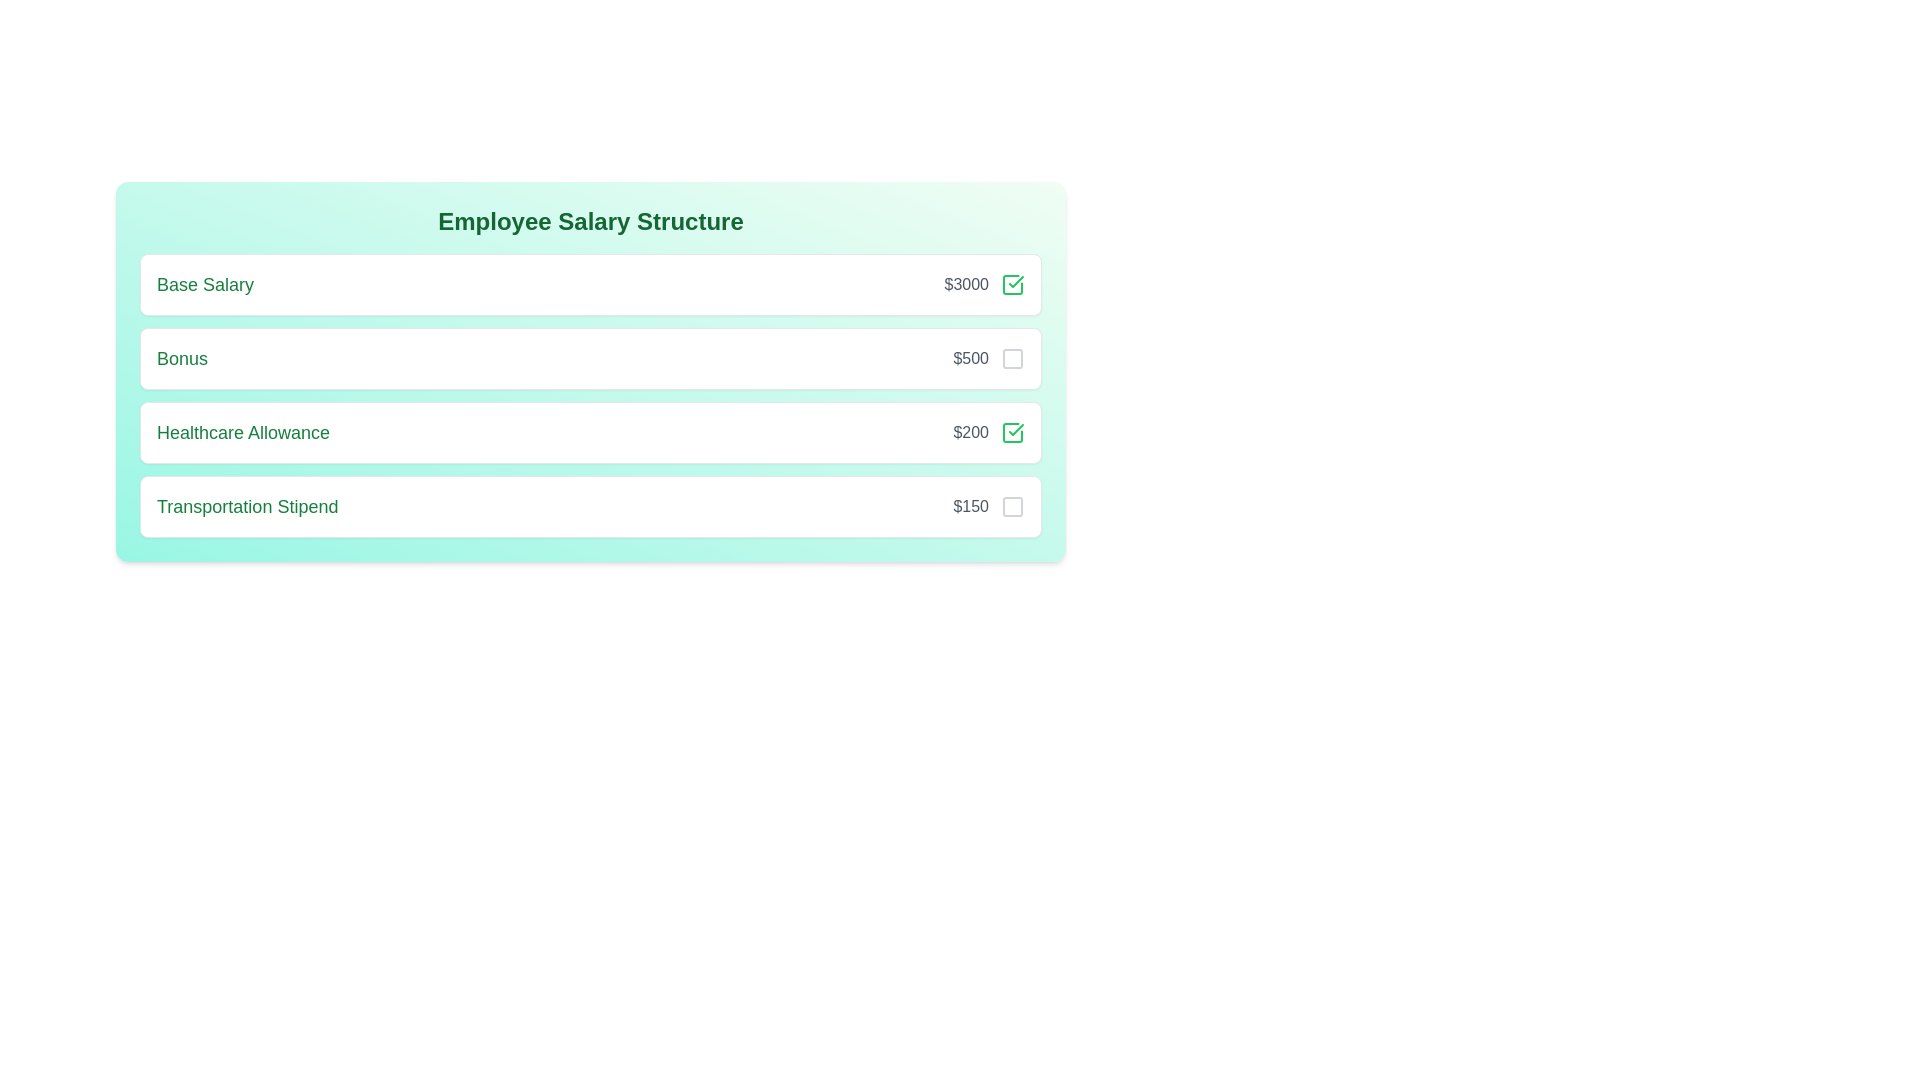  I want to click on the salary breakdown item corresponding to Base Salary, so click(1012, 285).